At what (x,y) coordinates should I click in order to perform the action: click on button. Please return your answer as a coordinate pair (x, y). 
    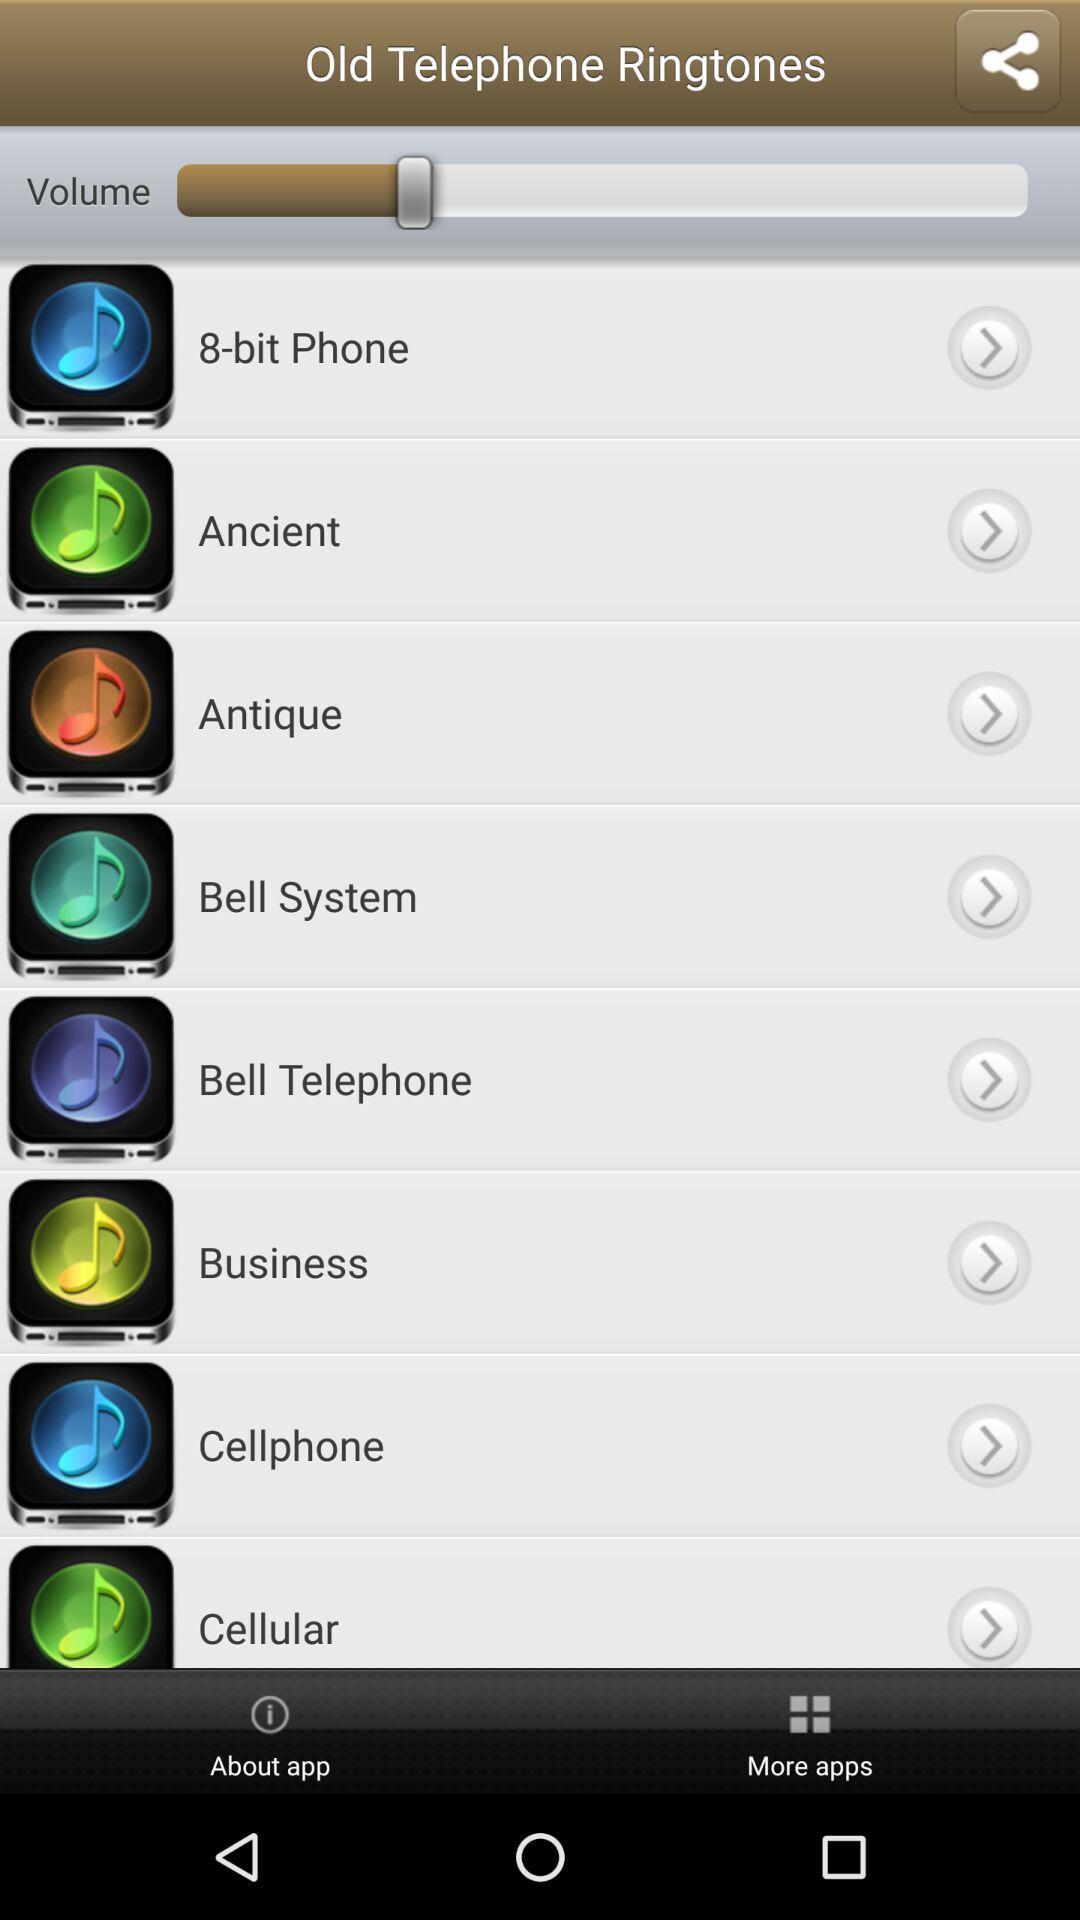
    Looking at the image, I should click on (987, 529).